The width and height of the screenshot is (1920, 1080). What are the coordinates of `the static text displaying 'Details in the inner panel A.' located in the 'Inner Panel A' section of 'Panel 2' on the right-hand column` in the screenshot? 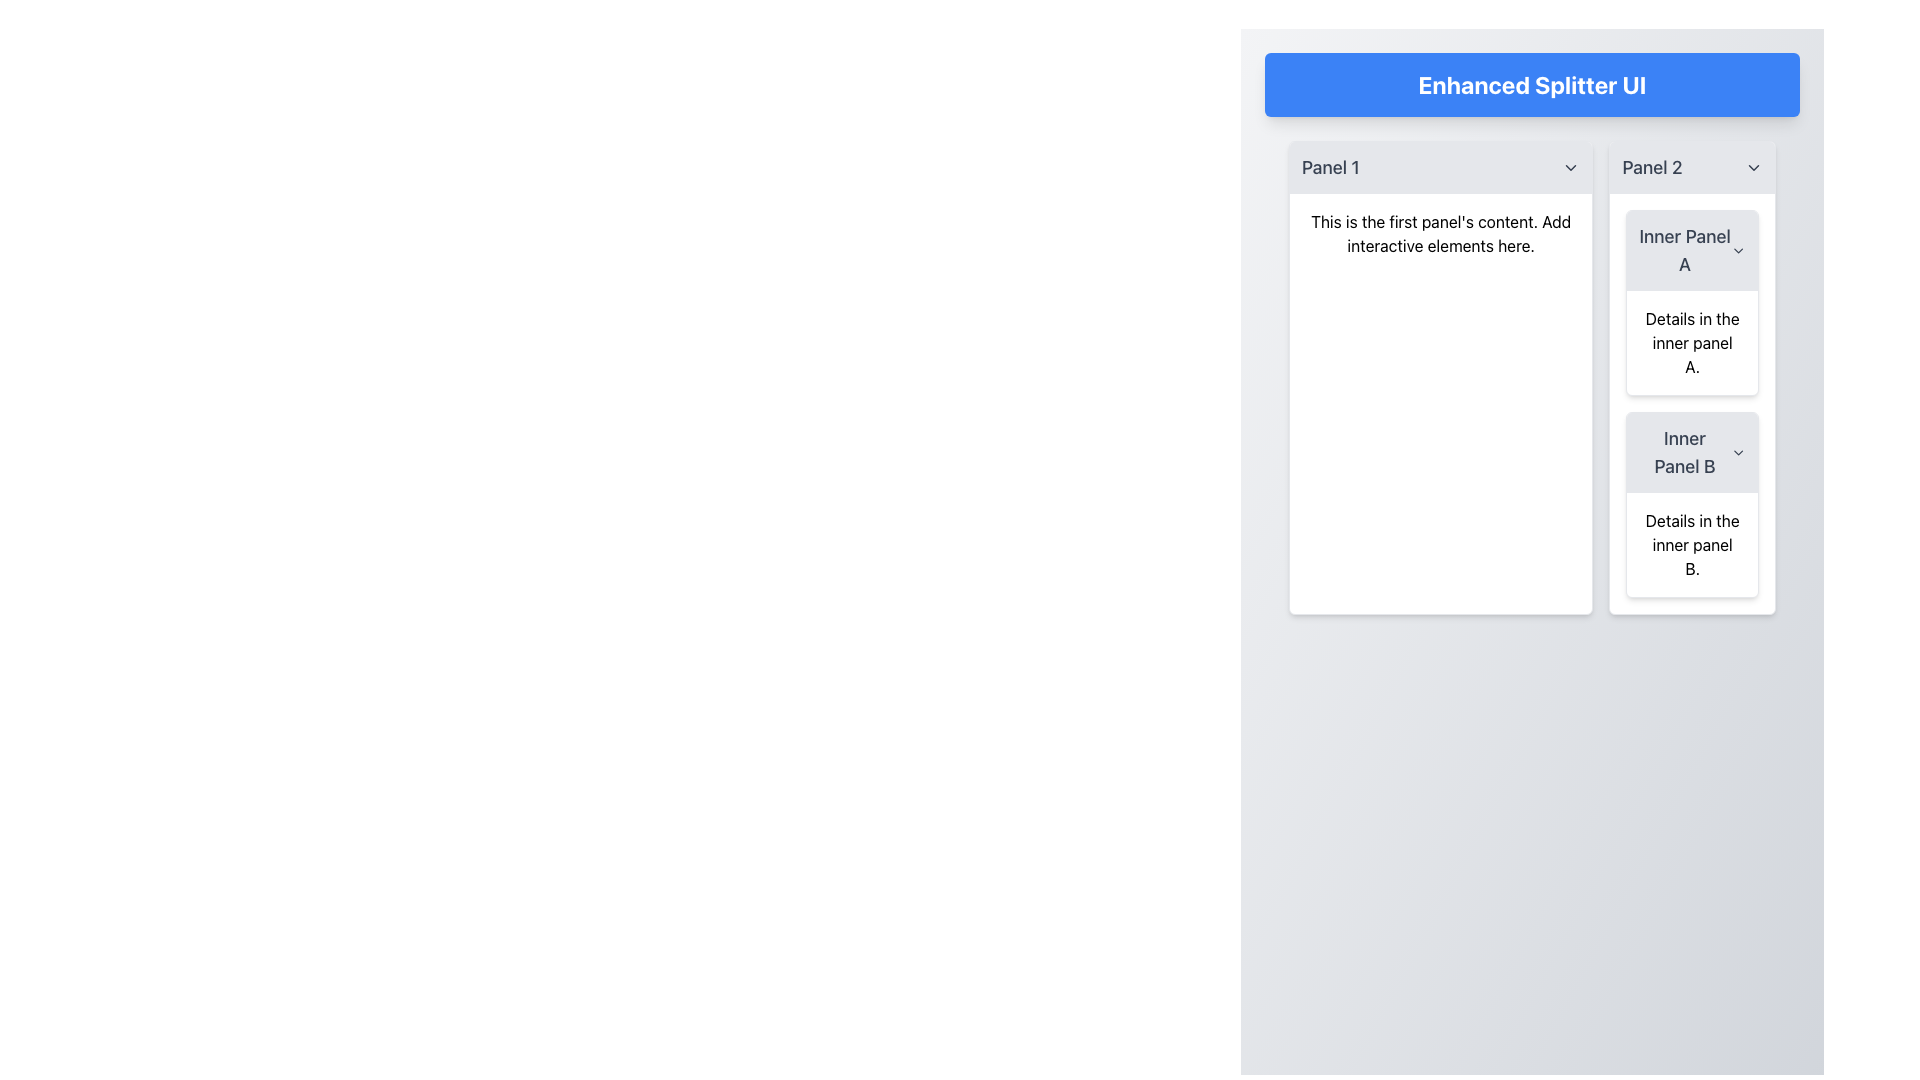 It's located at (1691, 342).